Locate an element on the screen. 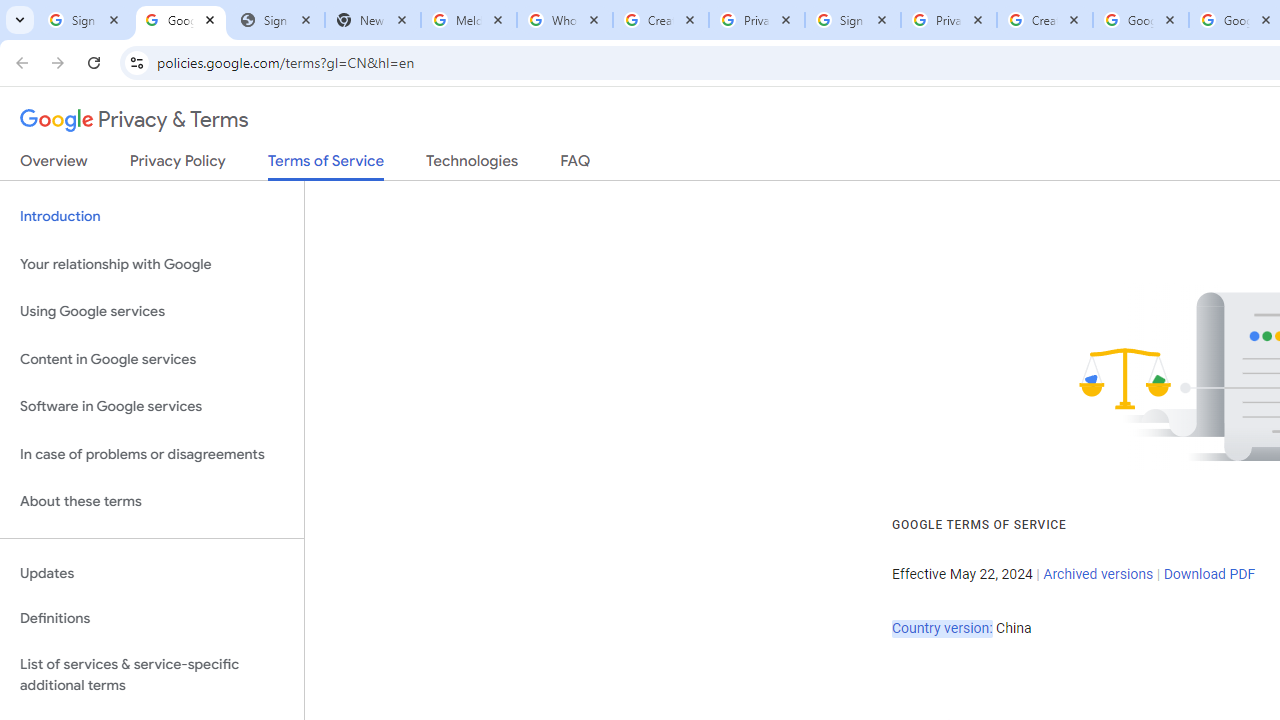 The width and height of the screenshot is (1280, 720). 'FAQ' is located at coordinates (575, 164).